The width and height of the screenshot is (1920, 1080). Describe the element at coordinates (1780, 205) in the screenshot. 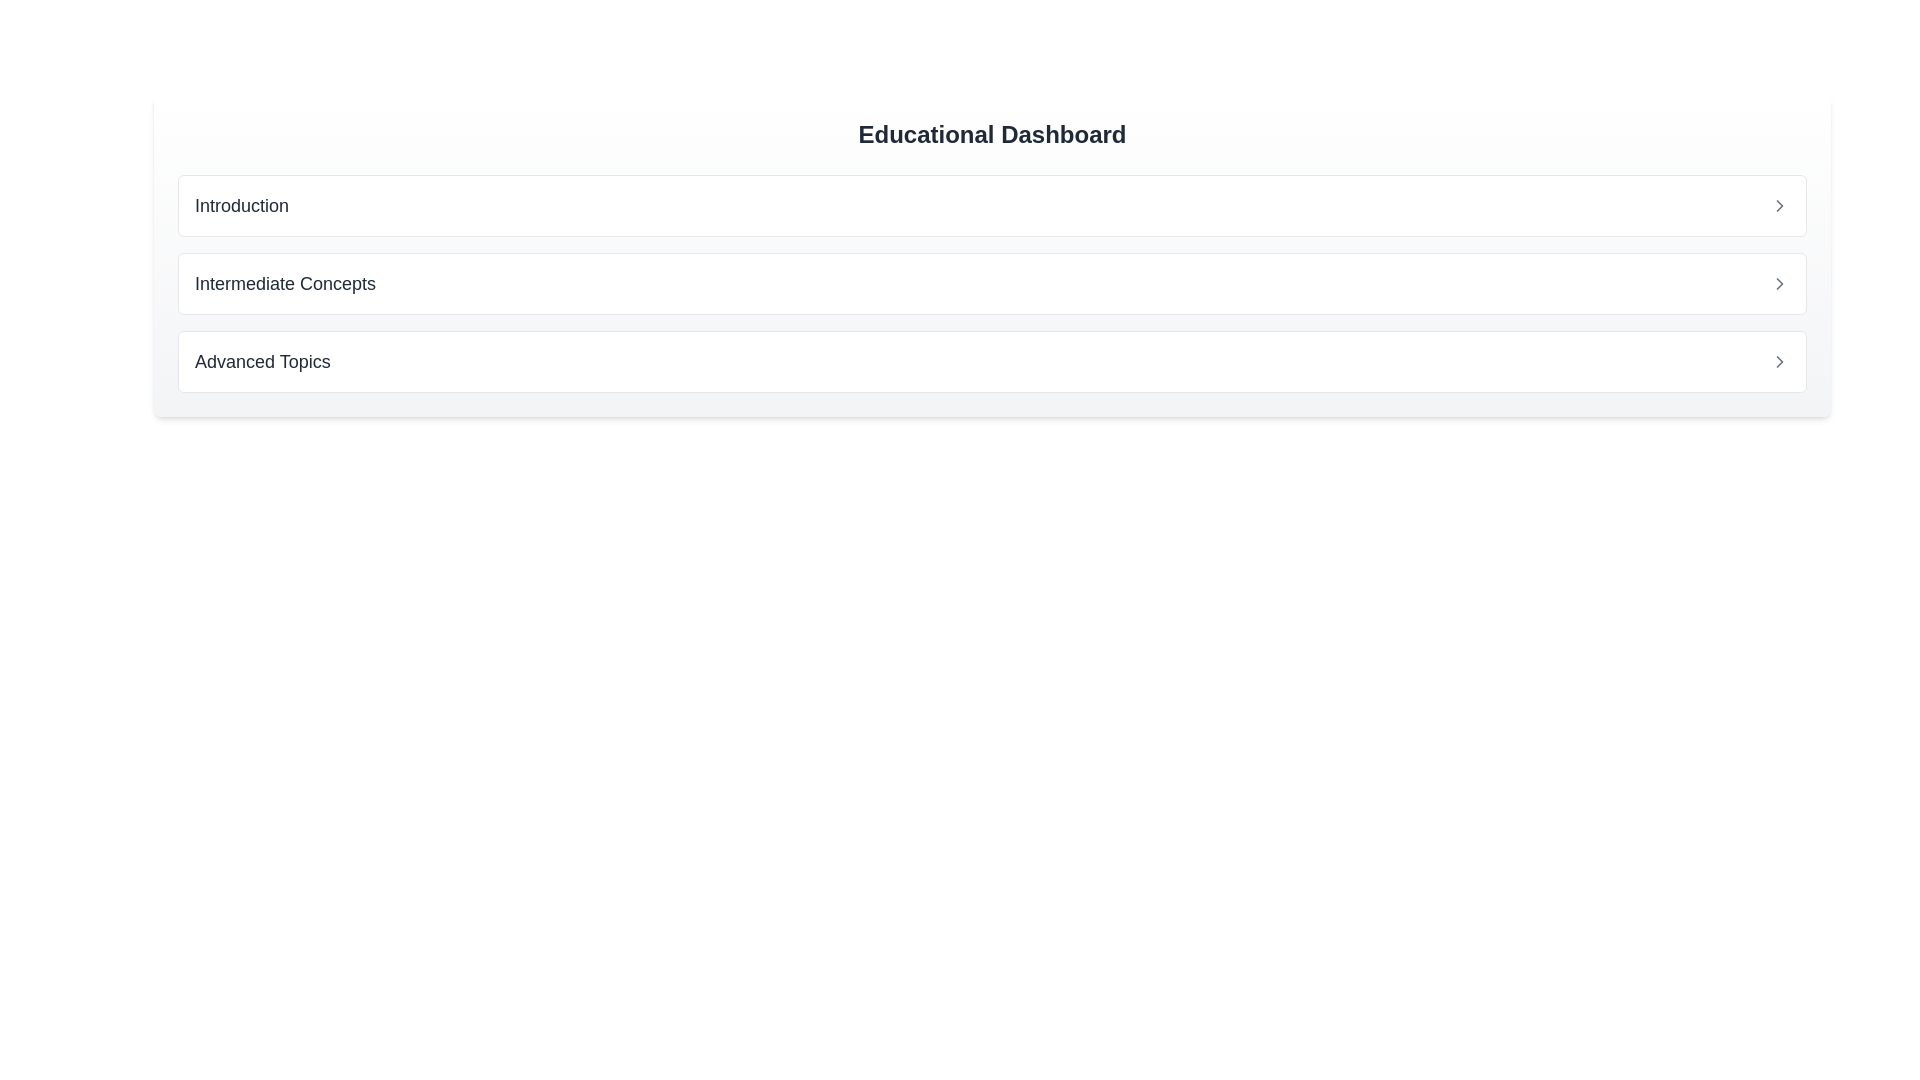

I see `the right-pointing chevron icon indicating navigation next to 'Introduction'` at that location.